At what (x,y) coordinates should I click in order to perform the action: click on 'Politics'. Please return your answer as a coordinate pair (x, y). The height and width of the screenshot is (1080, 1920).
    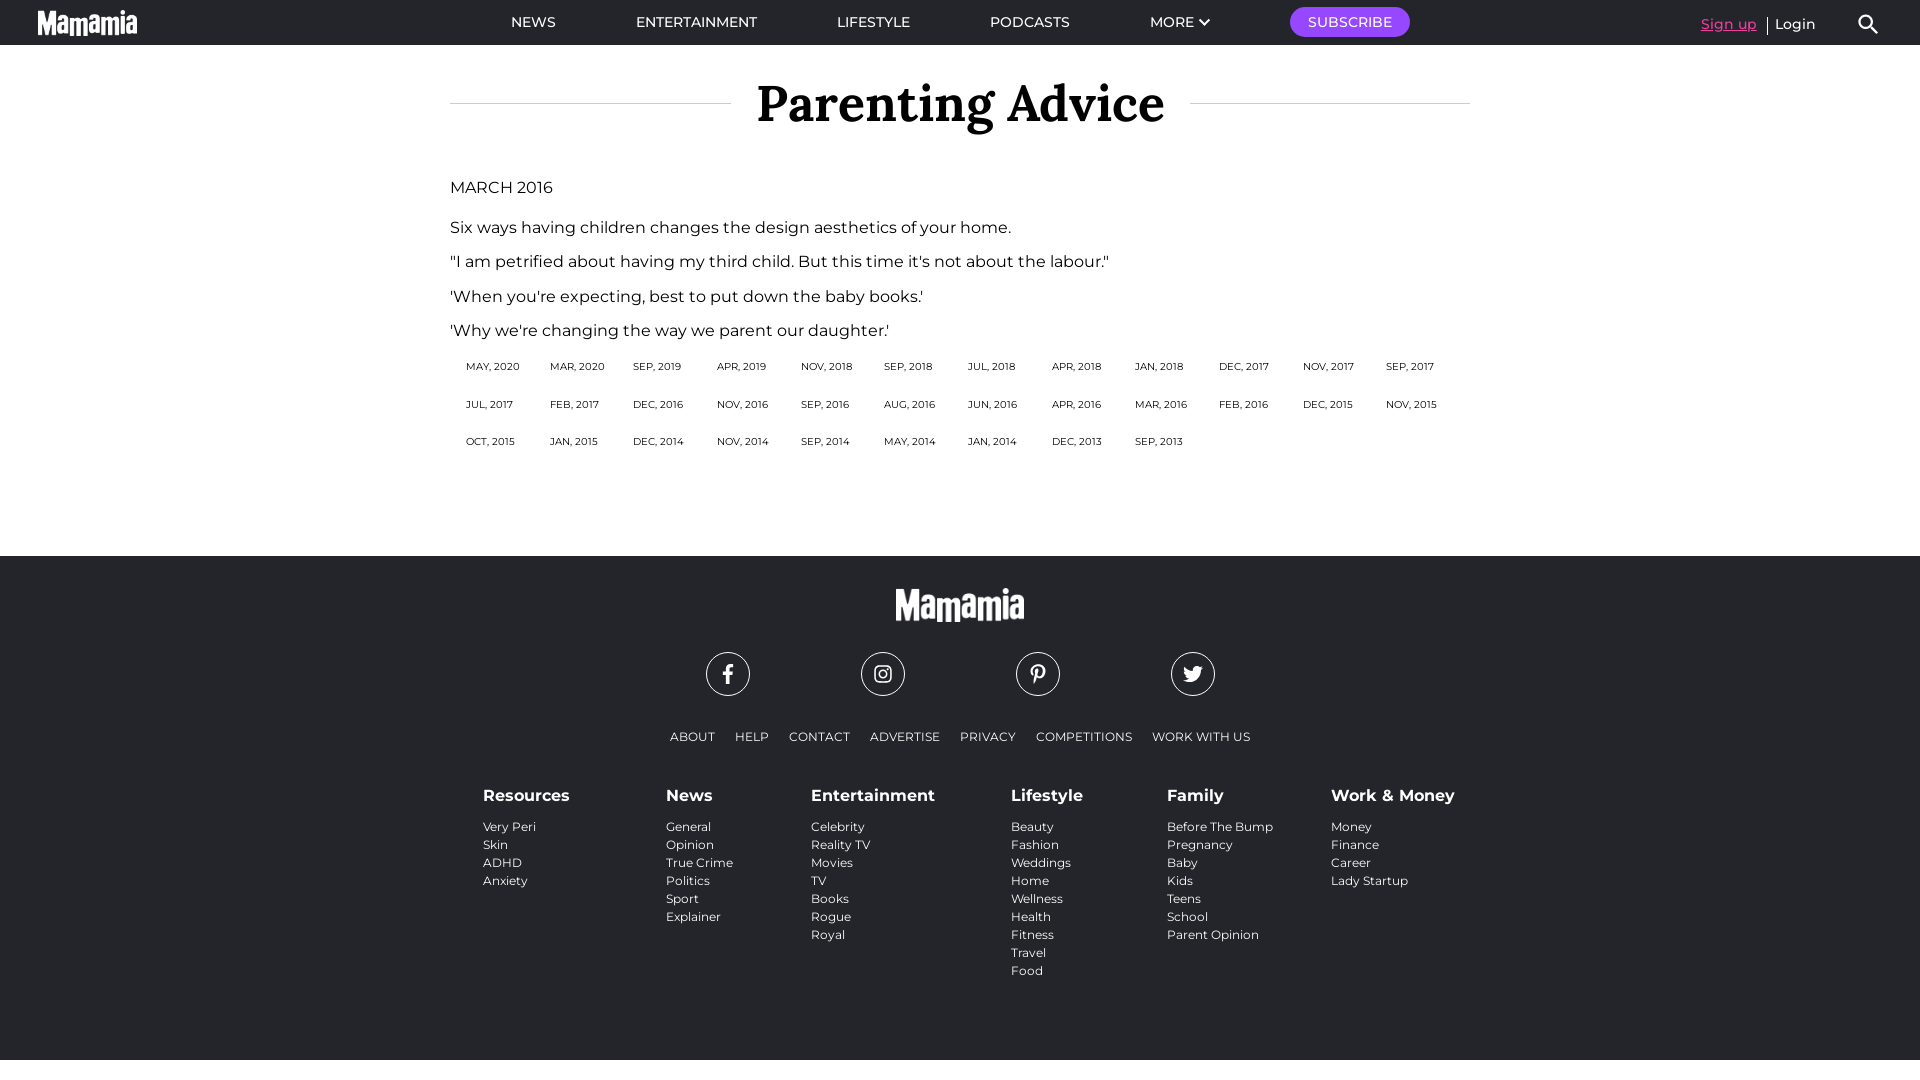
    Looking at the image, I should click on (687, 879).